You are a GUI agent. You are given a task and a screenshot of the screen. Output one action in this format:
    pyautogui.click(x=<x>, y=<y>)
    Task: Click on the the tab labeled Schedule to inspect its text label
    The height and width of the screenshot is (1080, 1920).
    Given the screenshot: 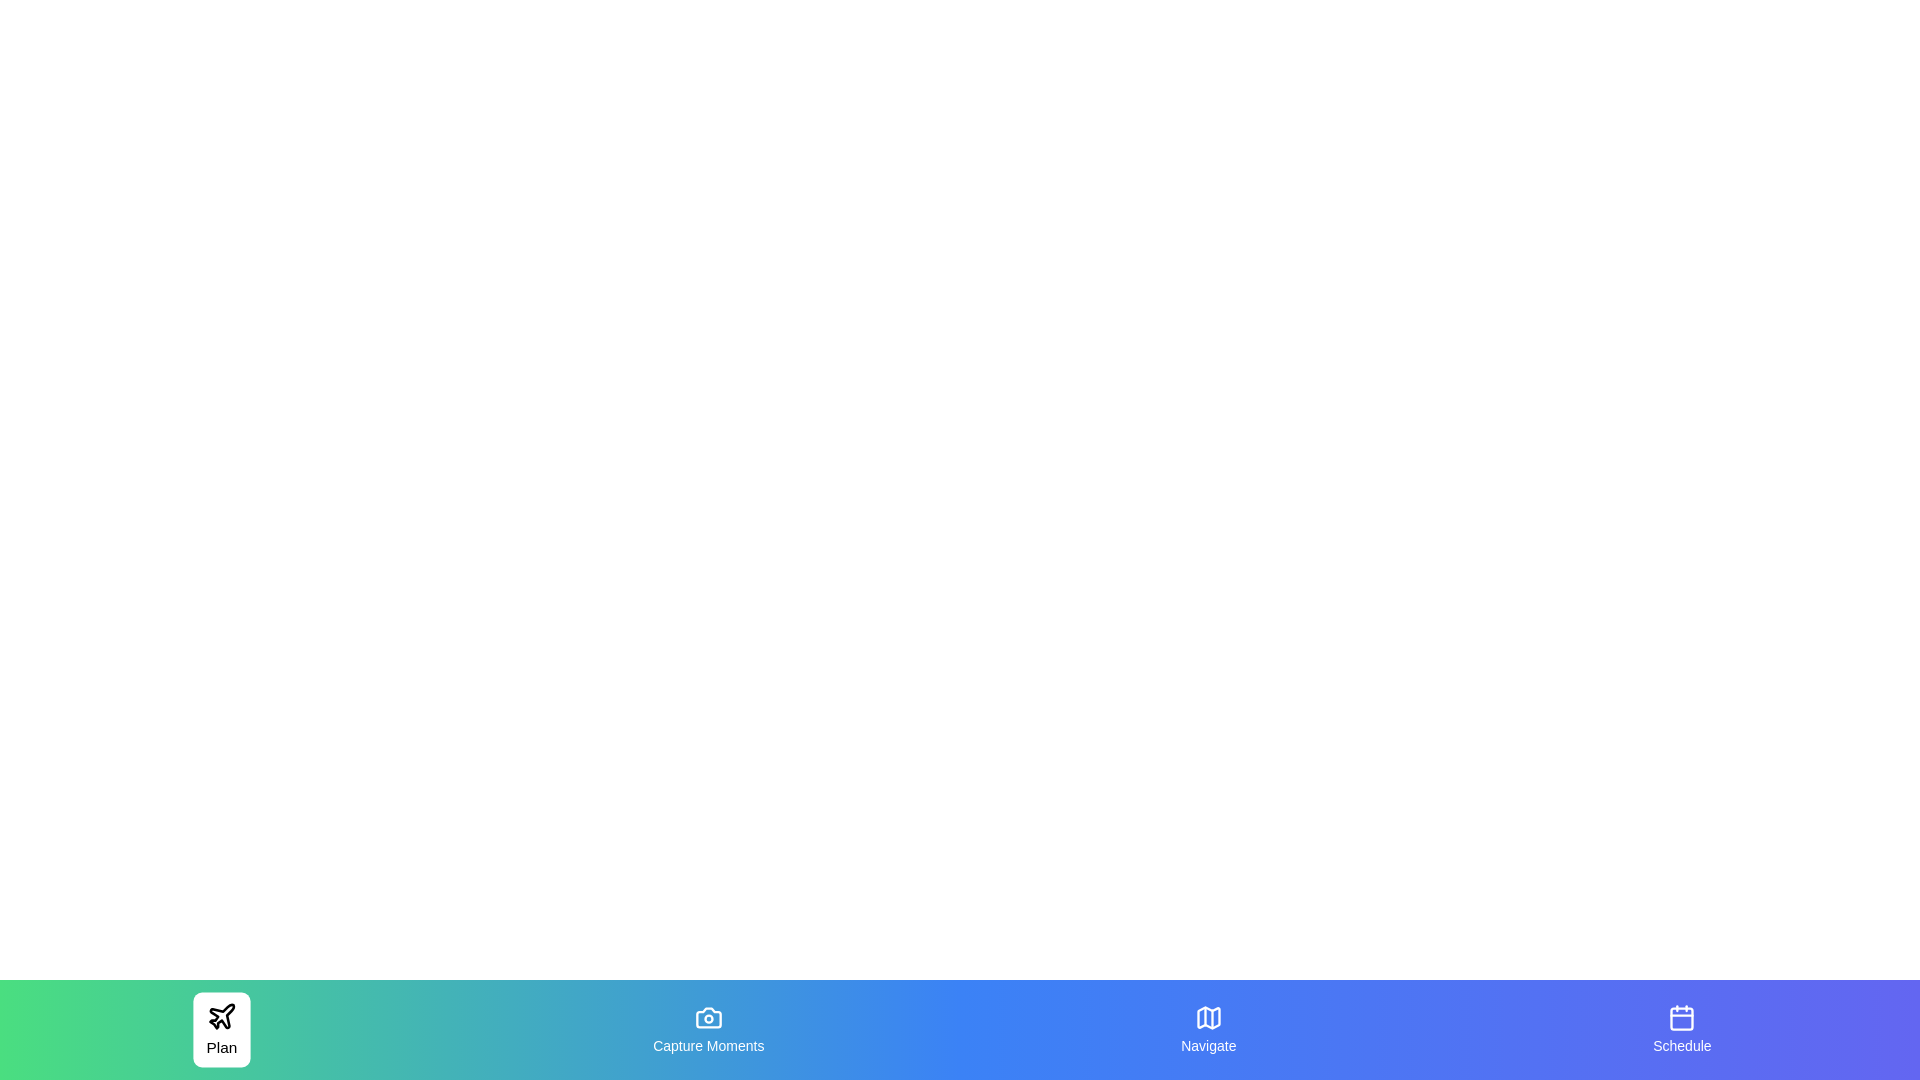 What is the action you would take?
    pyautogui.click(x=1680, y=1029)
    